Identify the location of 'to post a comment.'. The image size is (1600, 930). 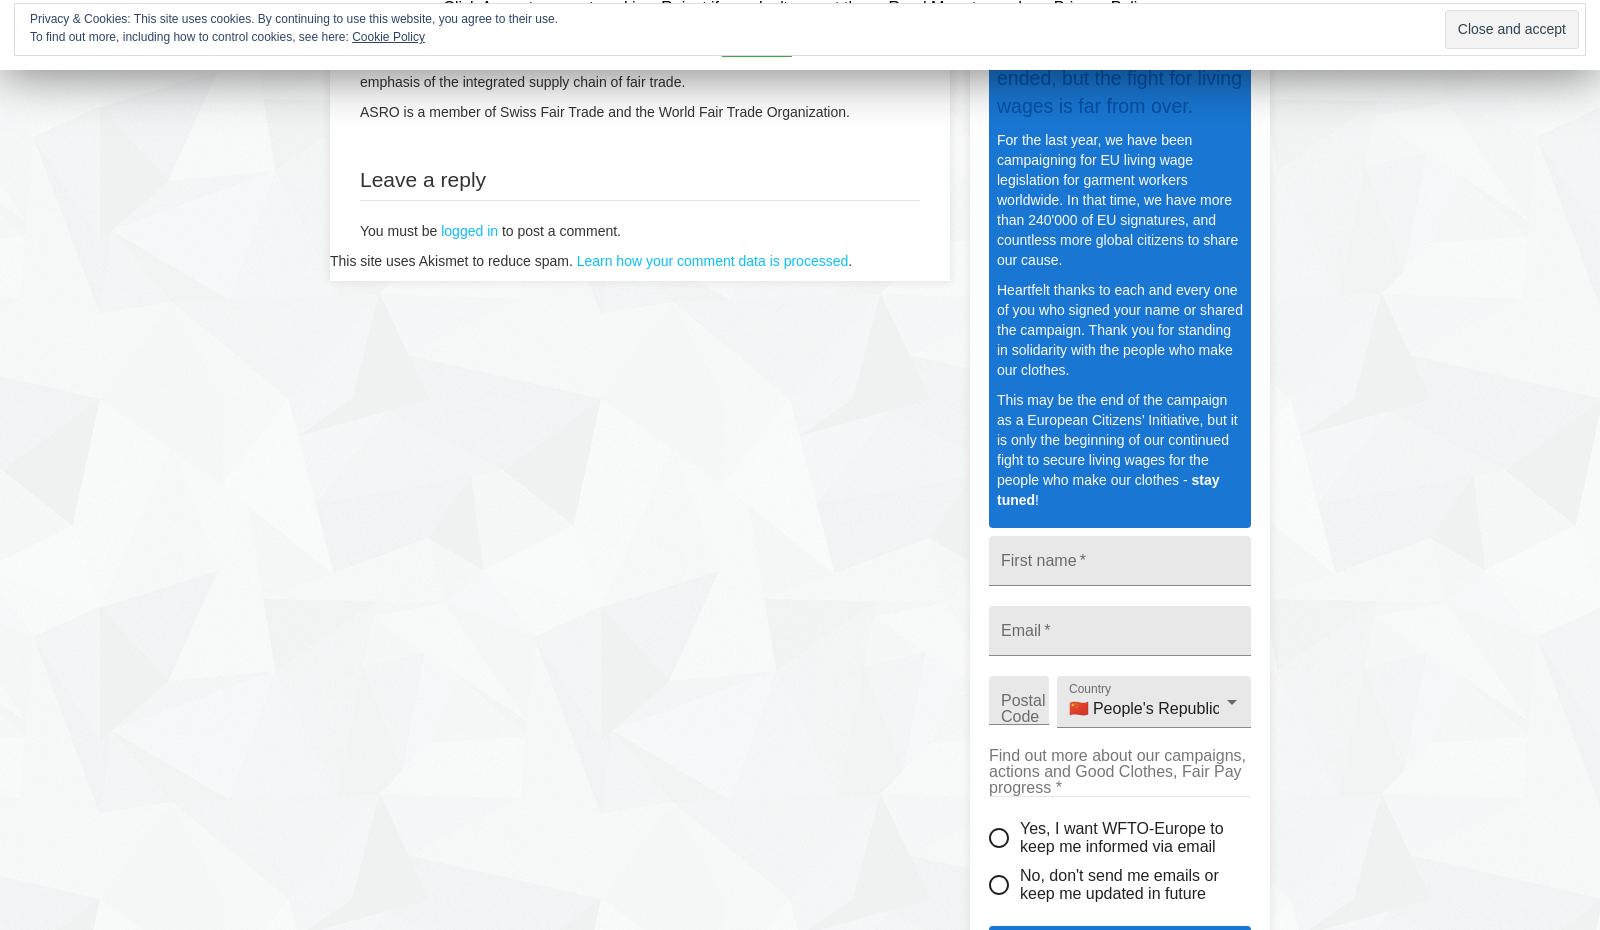
(558, 230).